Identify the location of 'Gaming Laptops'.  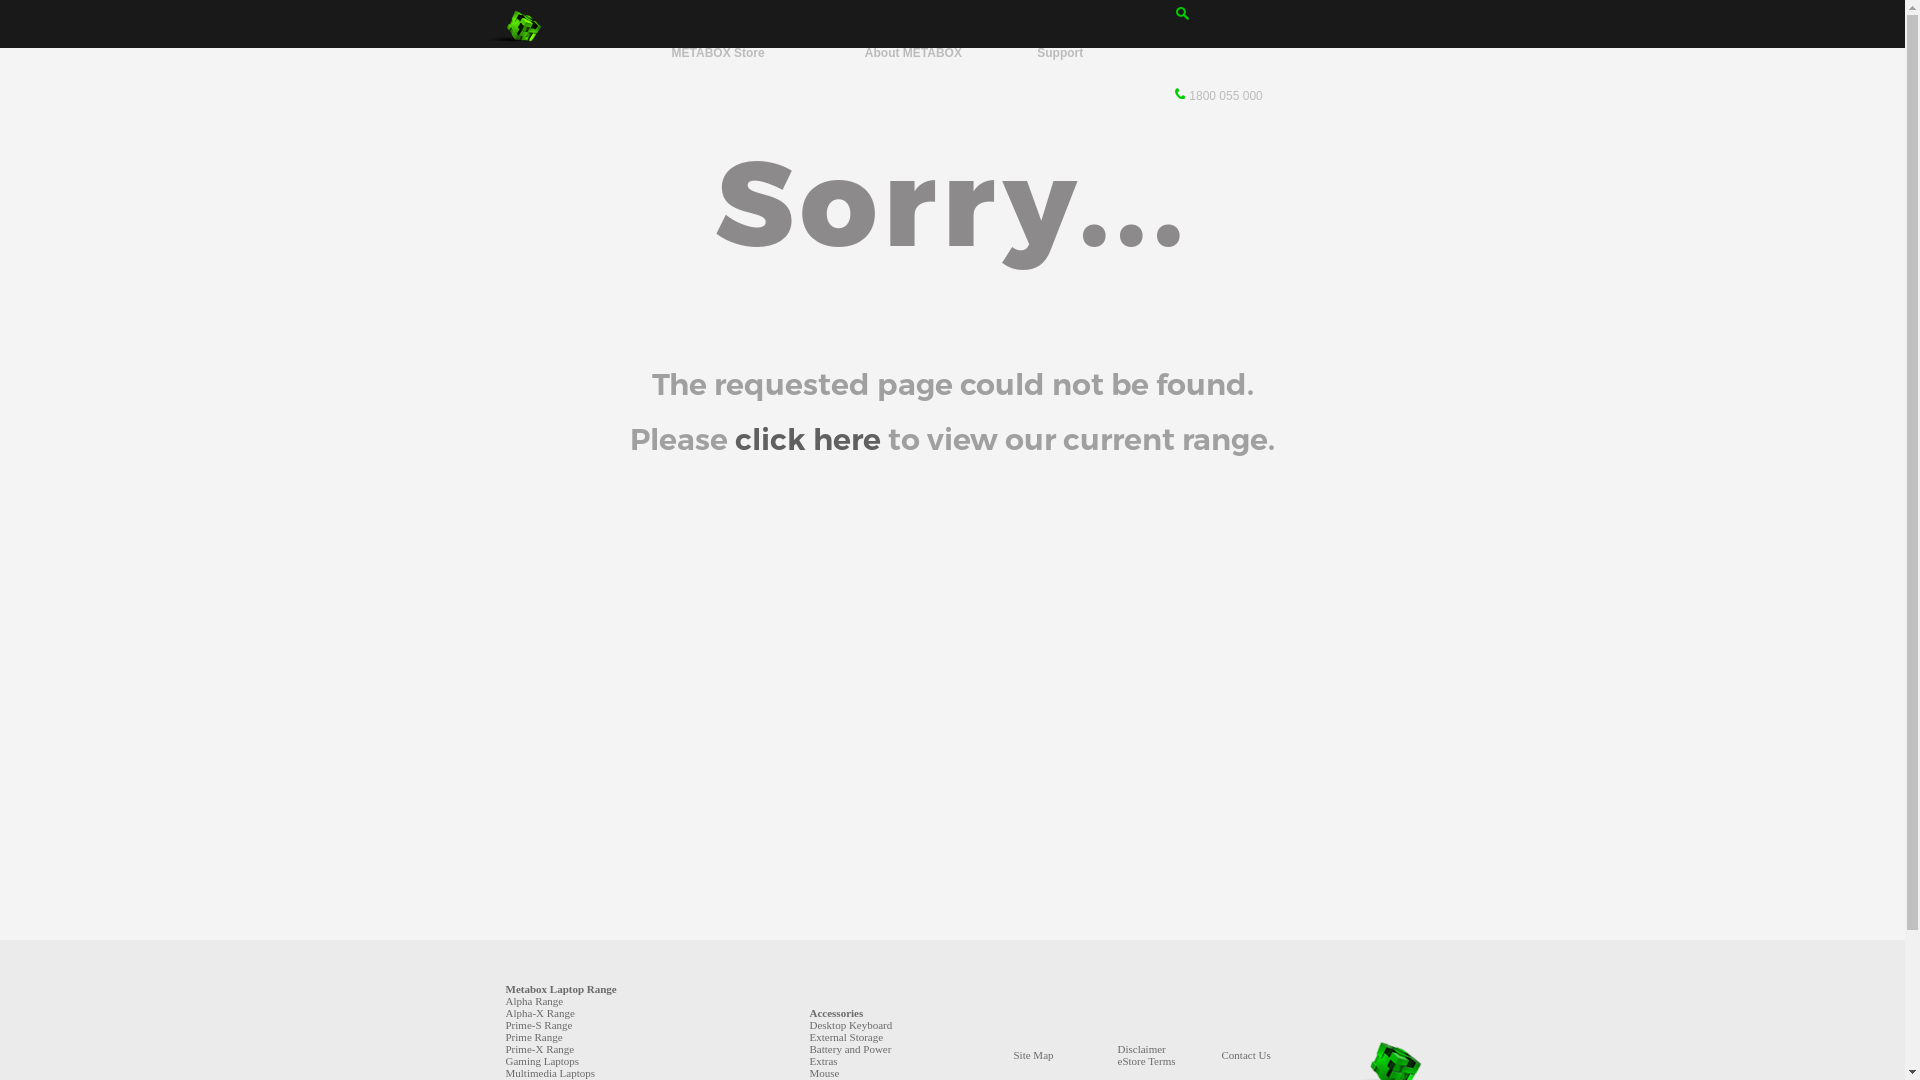
(505, 1059).